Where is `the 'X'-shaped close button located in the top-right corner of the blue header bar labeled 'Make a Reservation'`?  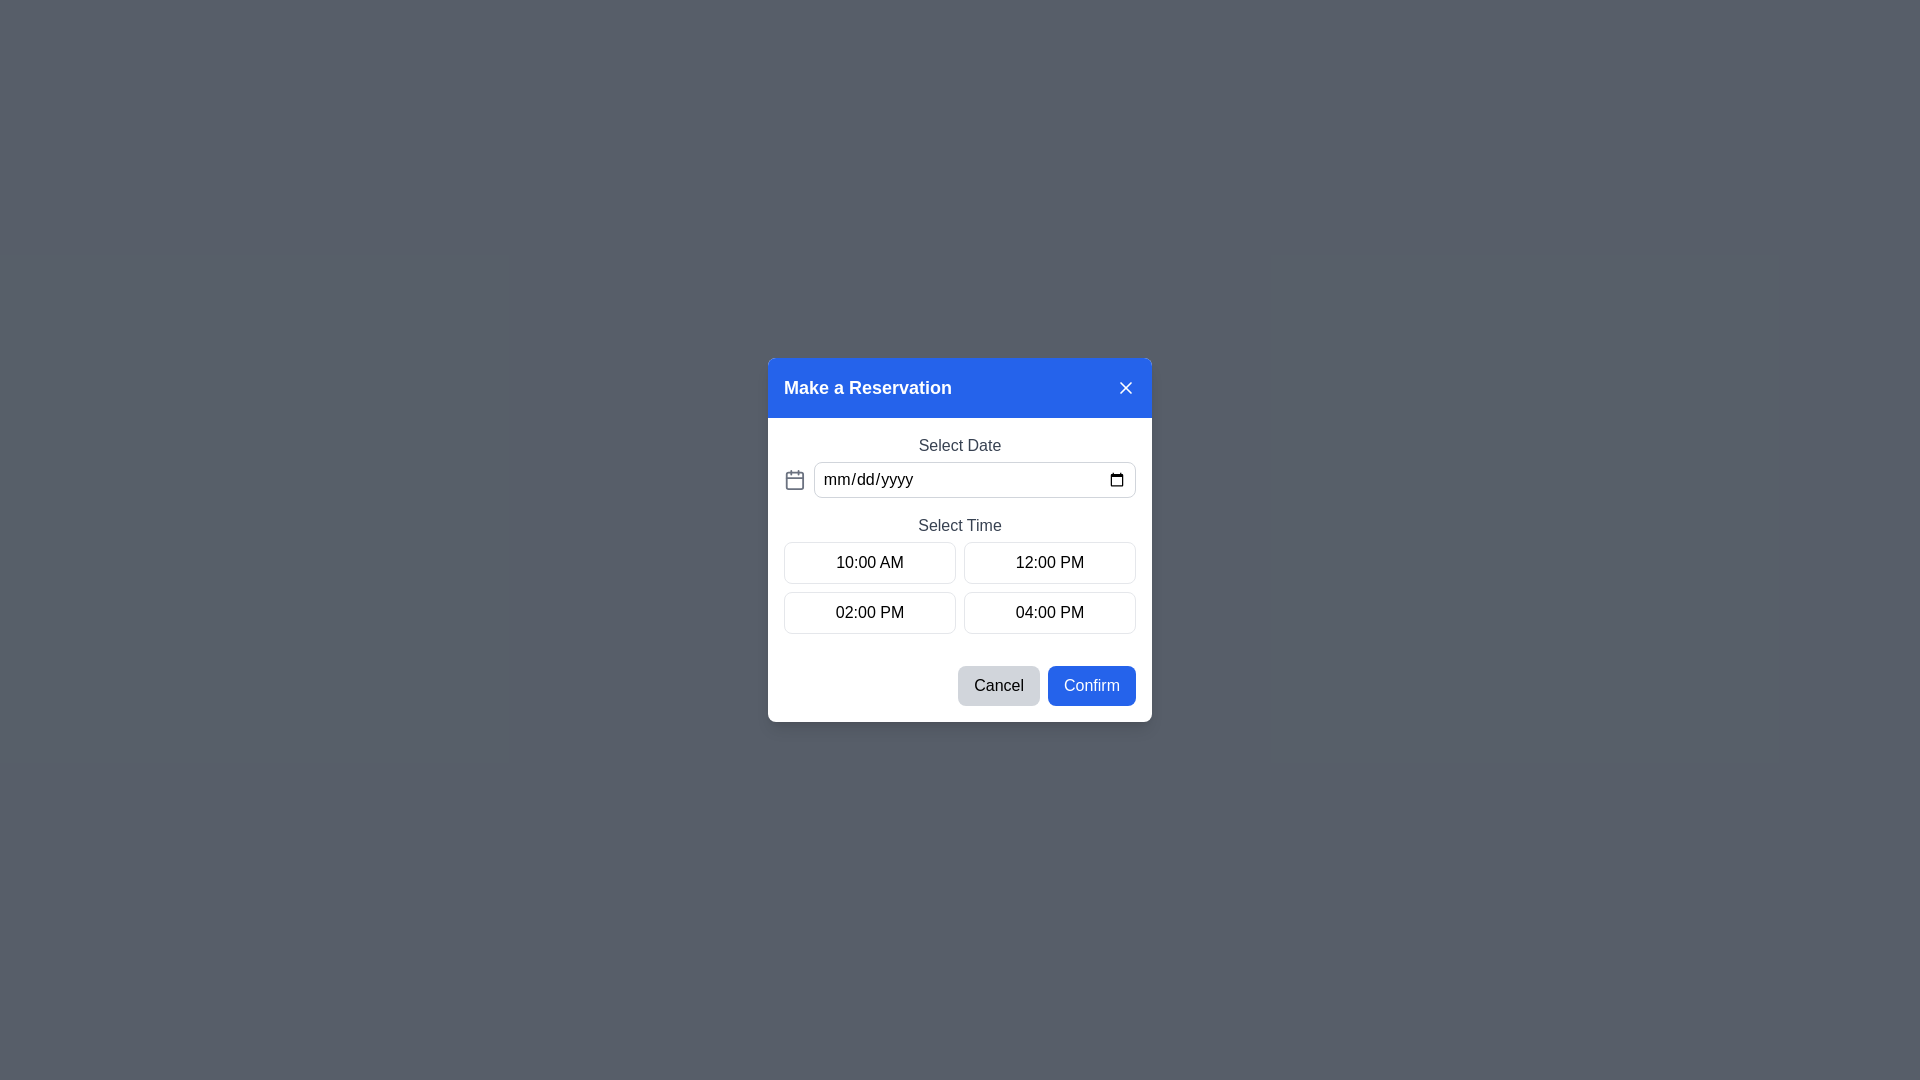 the 'X'-shaped close button located in the top-right corner of the blue header bar labeled 'Make a Reservation' is located at coordinates (1126, 388).